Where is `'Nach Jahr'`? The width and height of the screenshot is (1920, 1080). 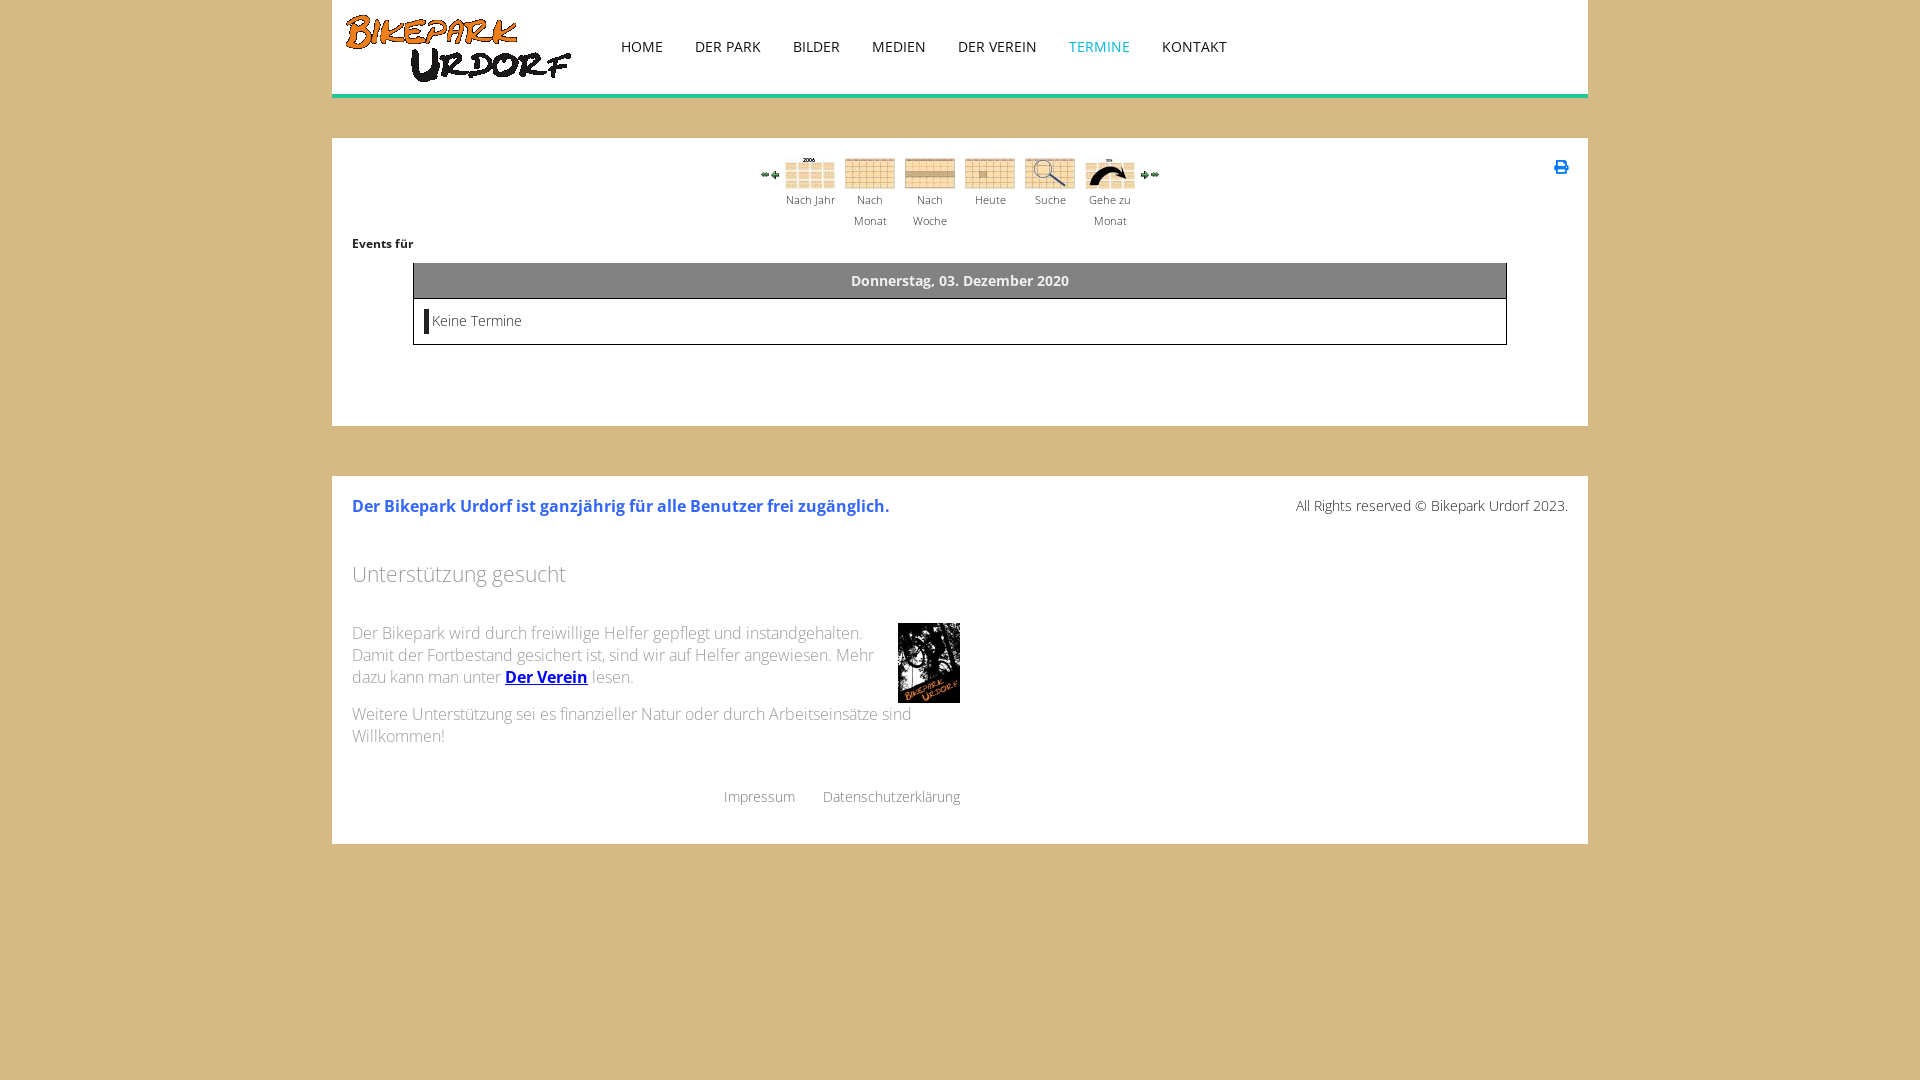
'Nach Jahr' is located at coordinates (784, 170).